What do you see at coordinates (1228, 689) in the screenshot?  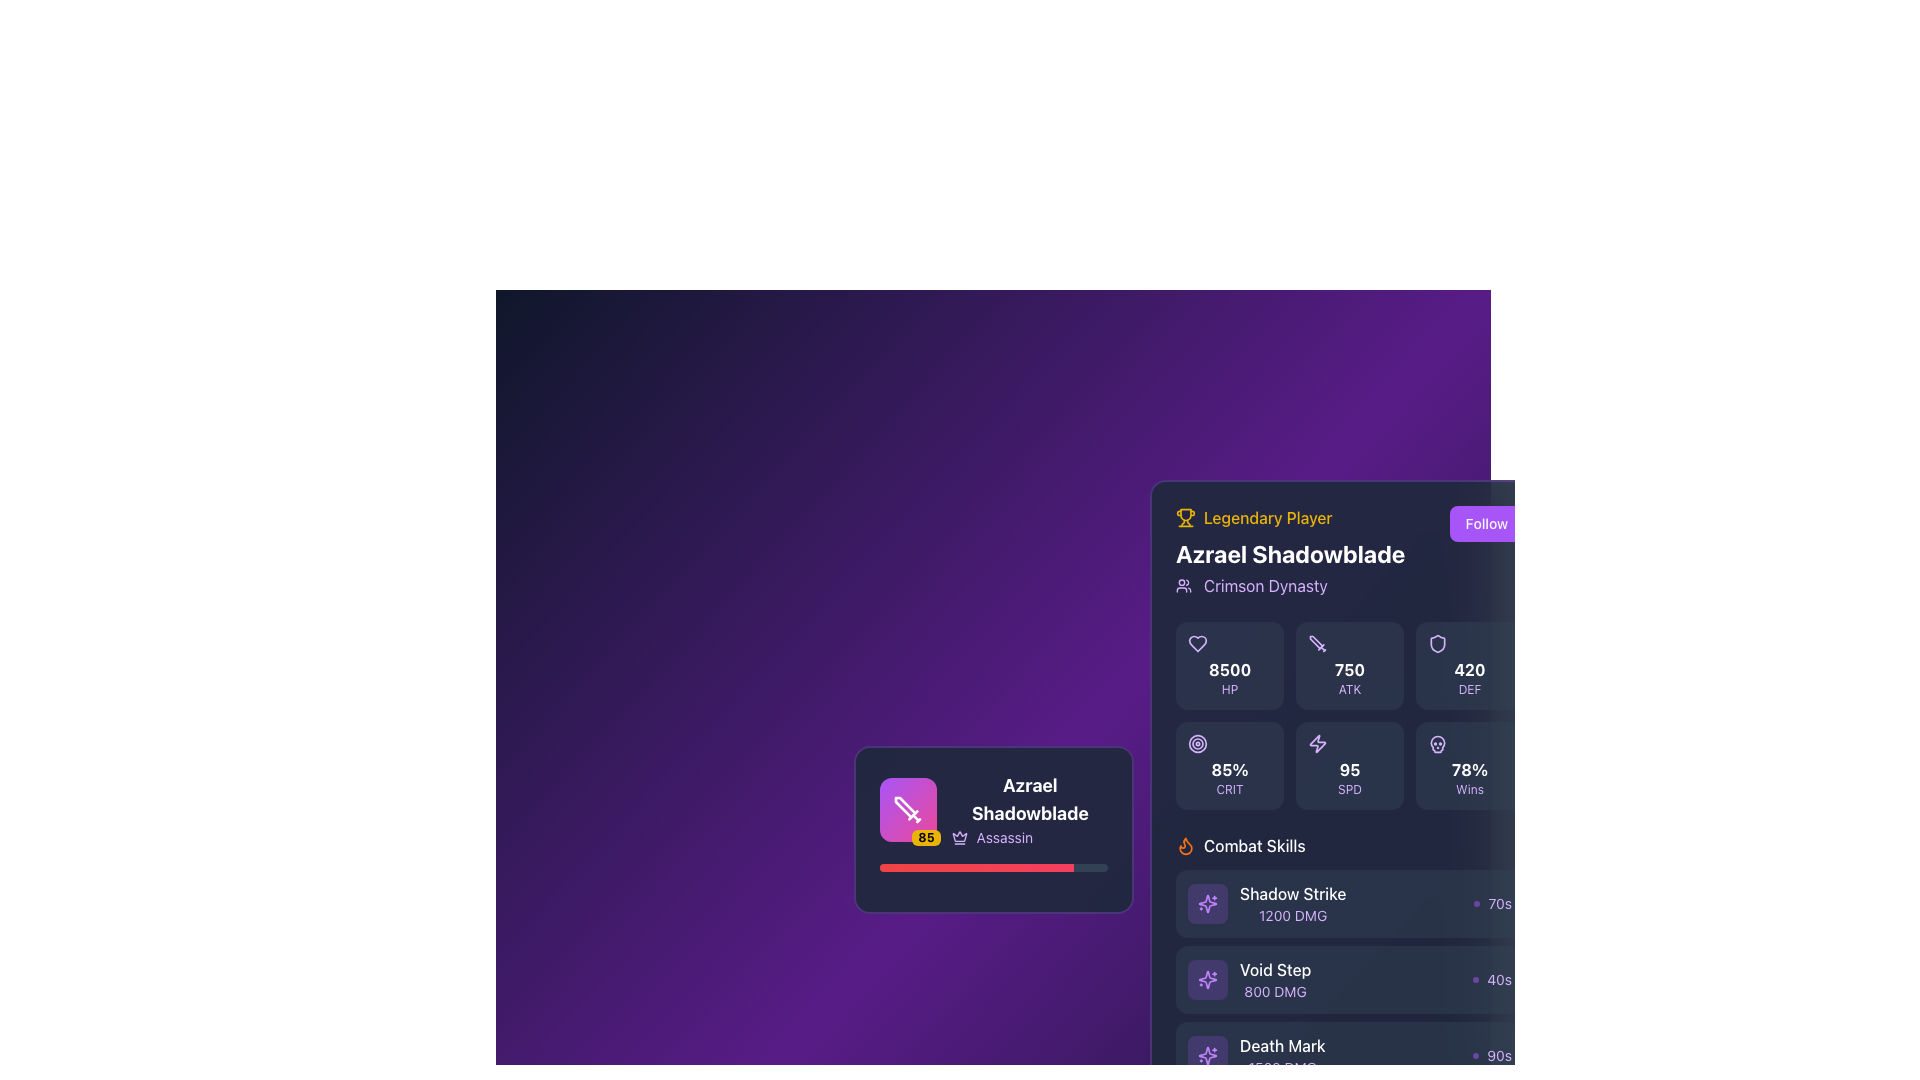 I see `the static text label displaying 'HP' in a small, purple, bold font, which is positioned beneath the numerical value of 8500` at bounding box center [1228, 689].